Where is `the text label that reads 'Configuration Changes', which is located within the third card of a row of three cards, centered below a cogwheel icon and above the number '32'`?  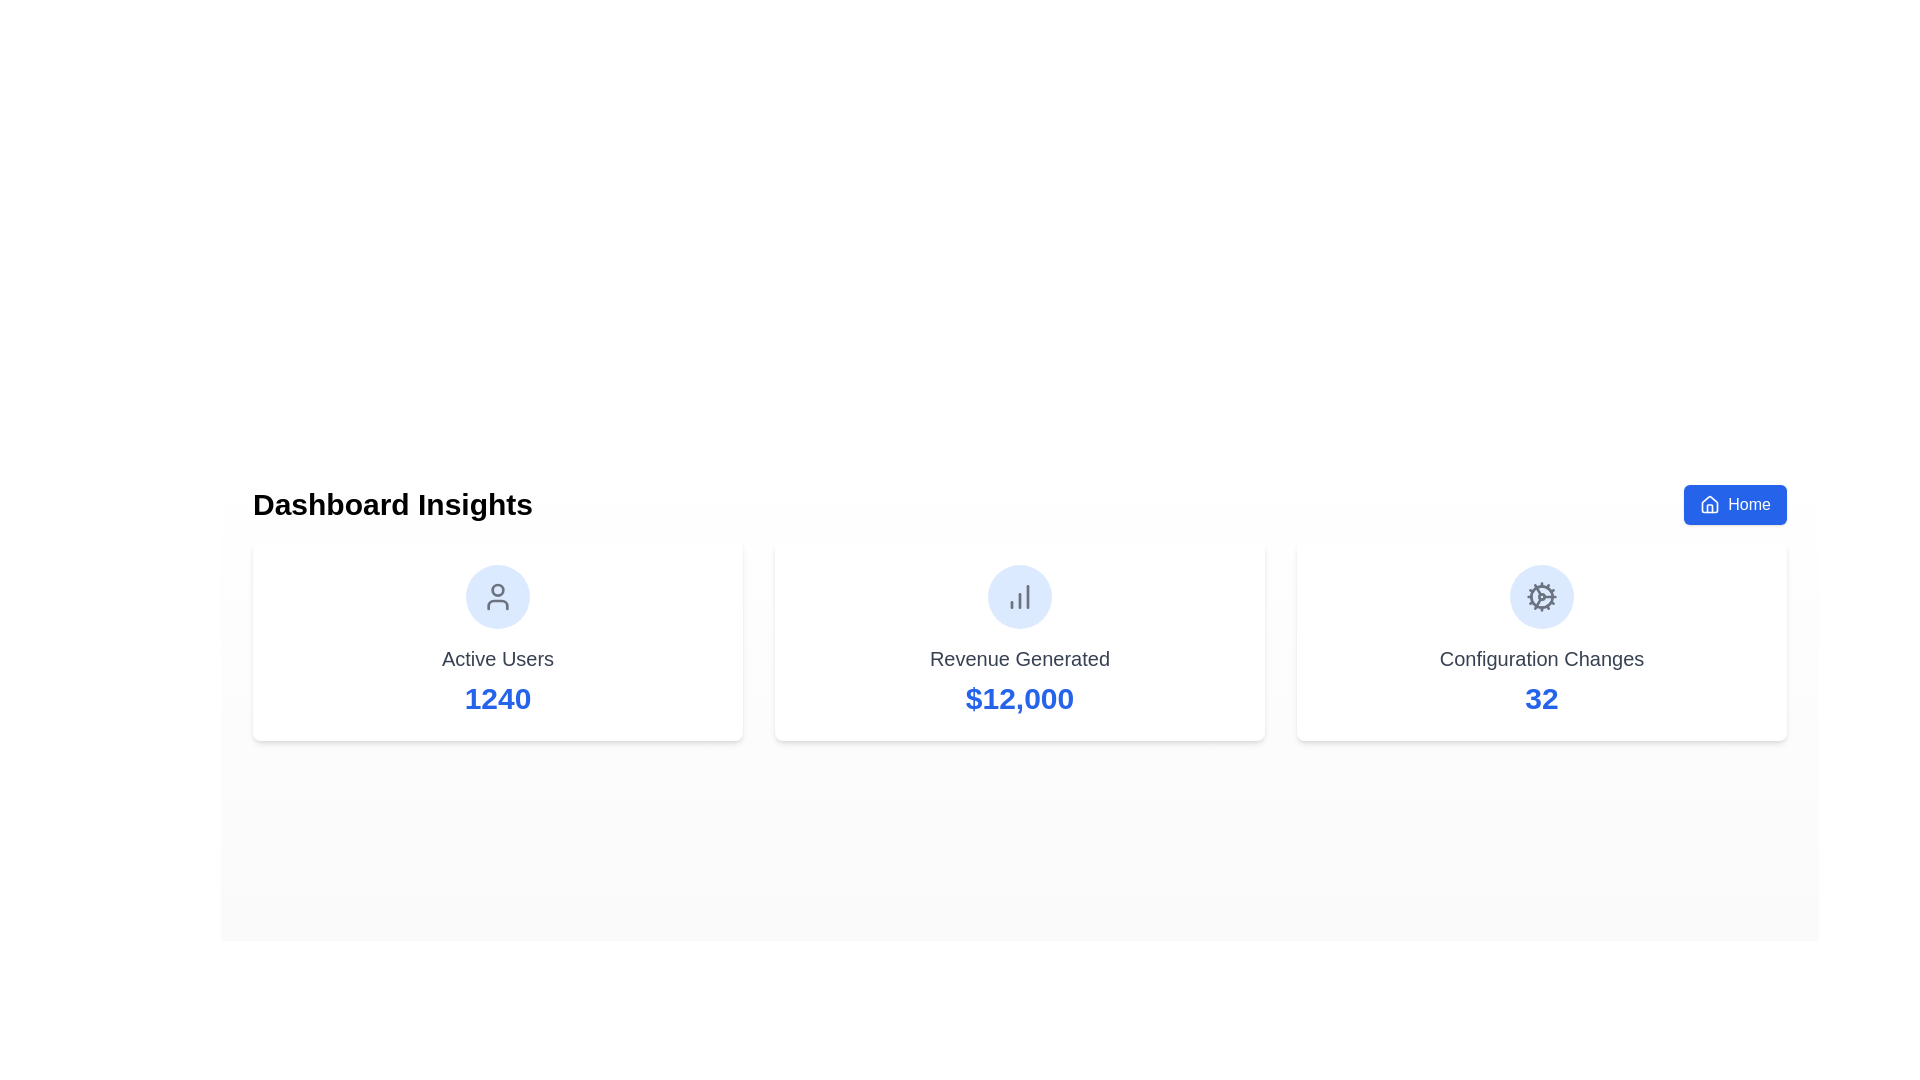
the text label that reads 'Configuration Changes', which is located within the third card of a row of three cards, centered below a cogwheel icon and above the number '32' is located at coordinates (1540, 659).